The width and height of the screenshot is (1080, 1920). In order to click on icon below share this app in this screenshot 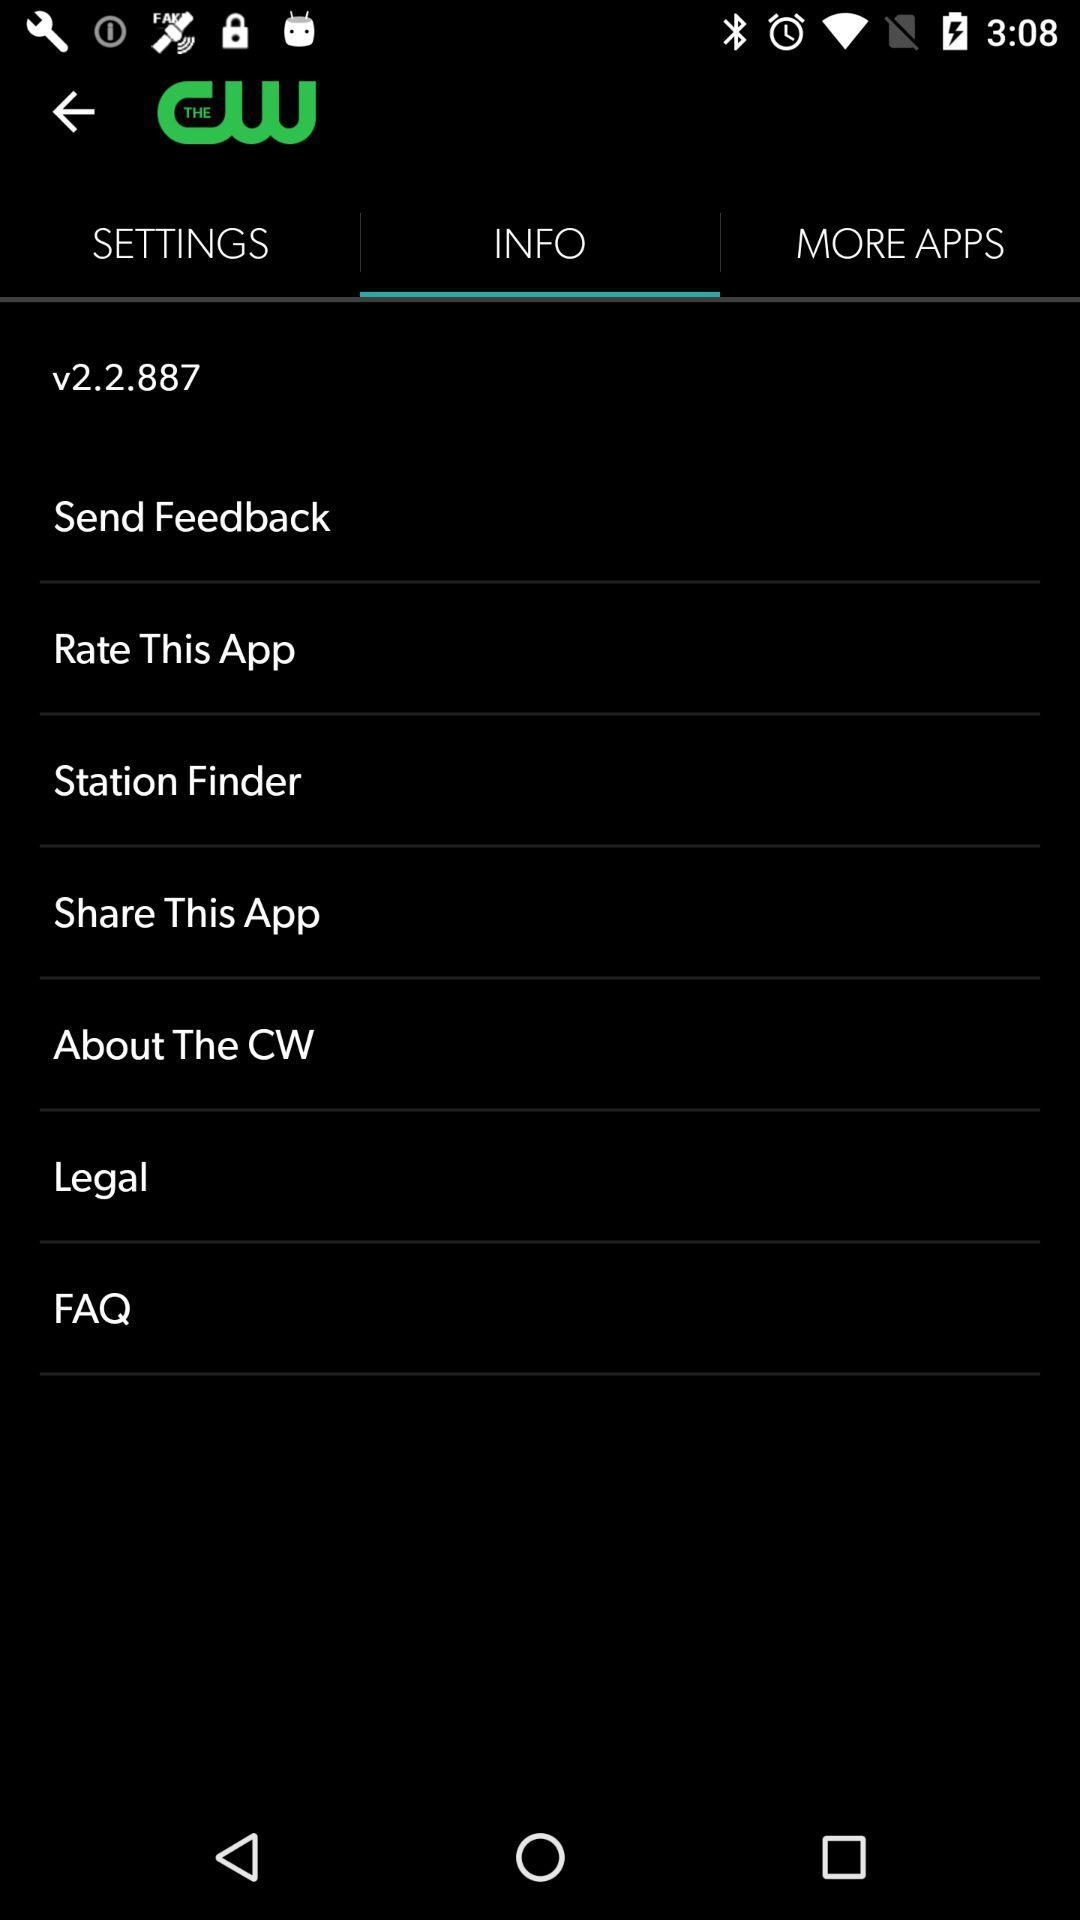, I will do `click(540, 1043)`.